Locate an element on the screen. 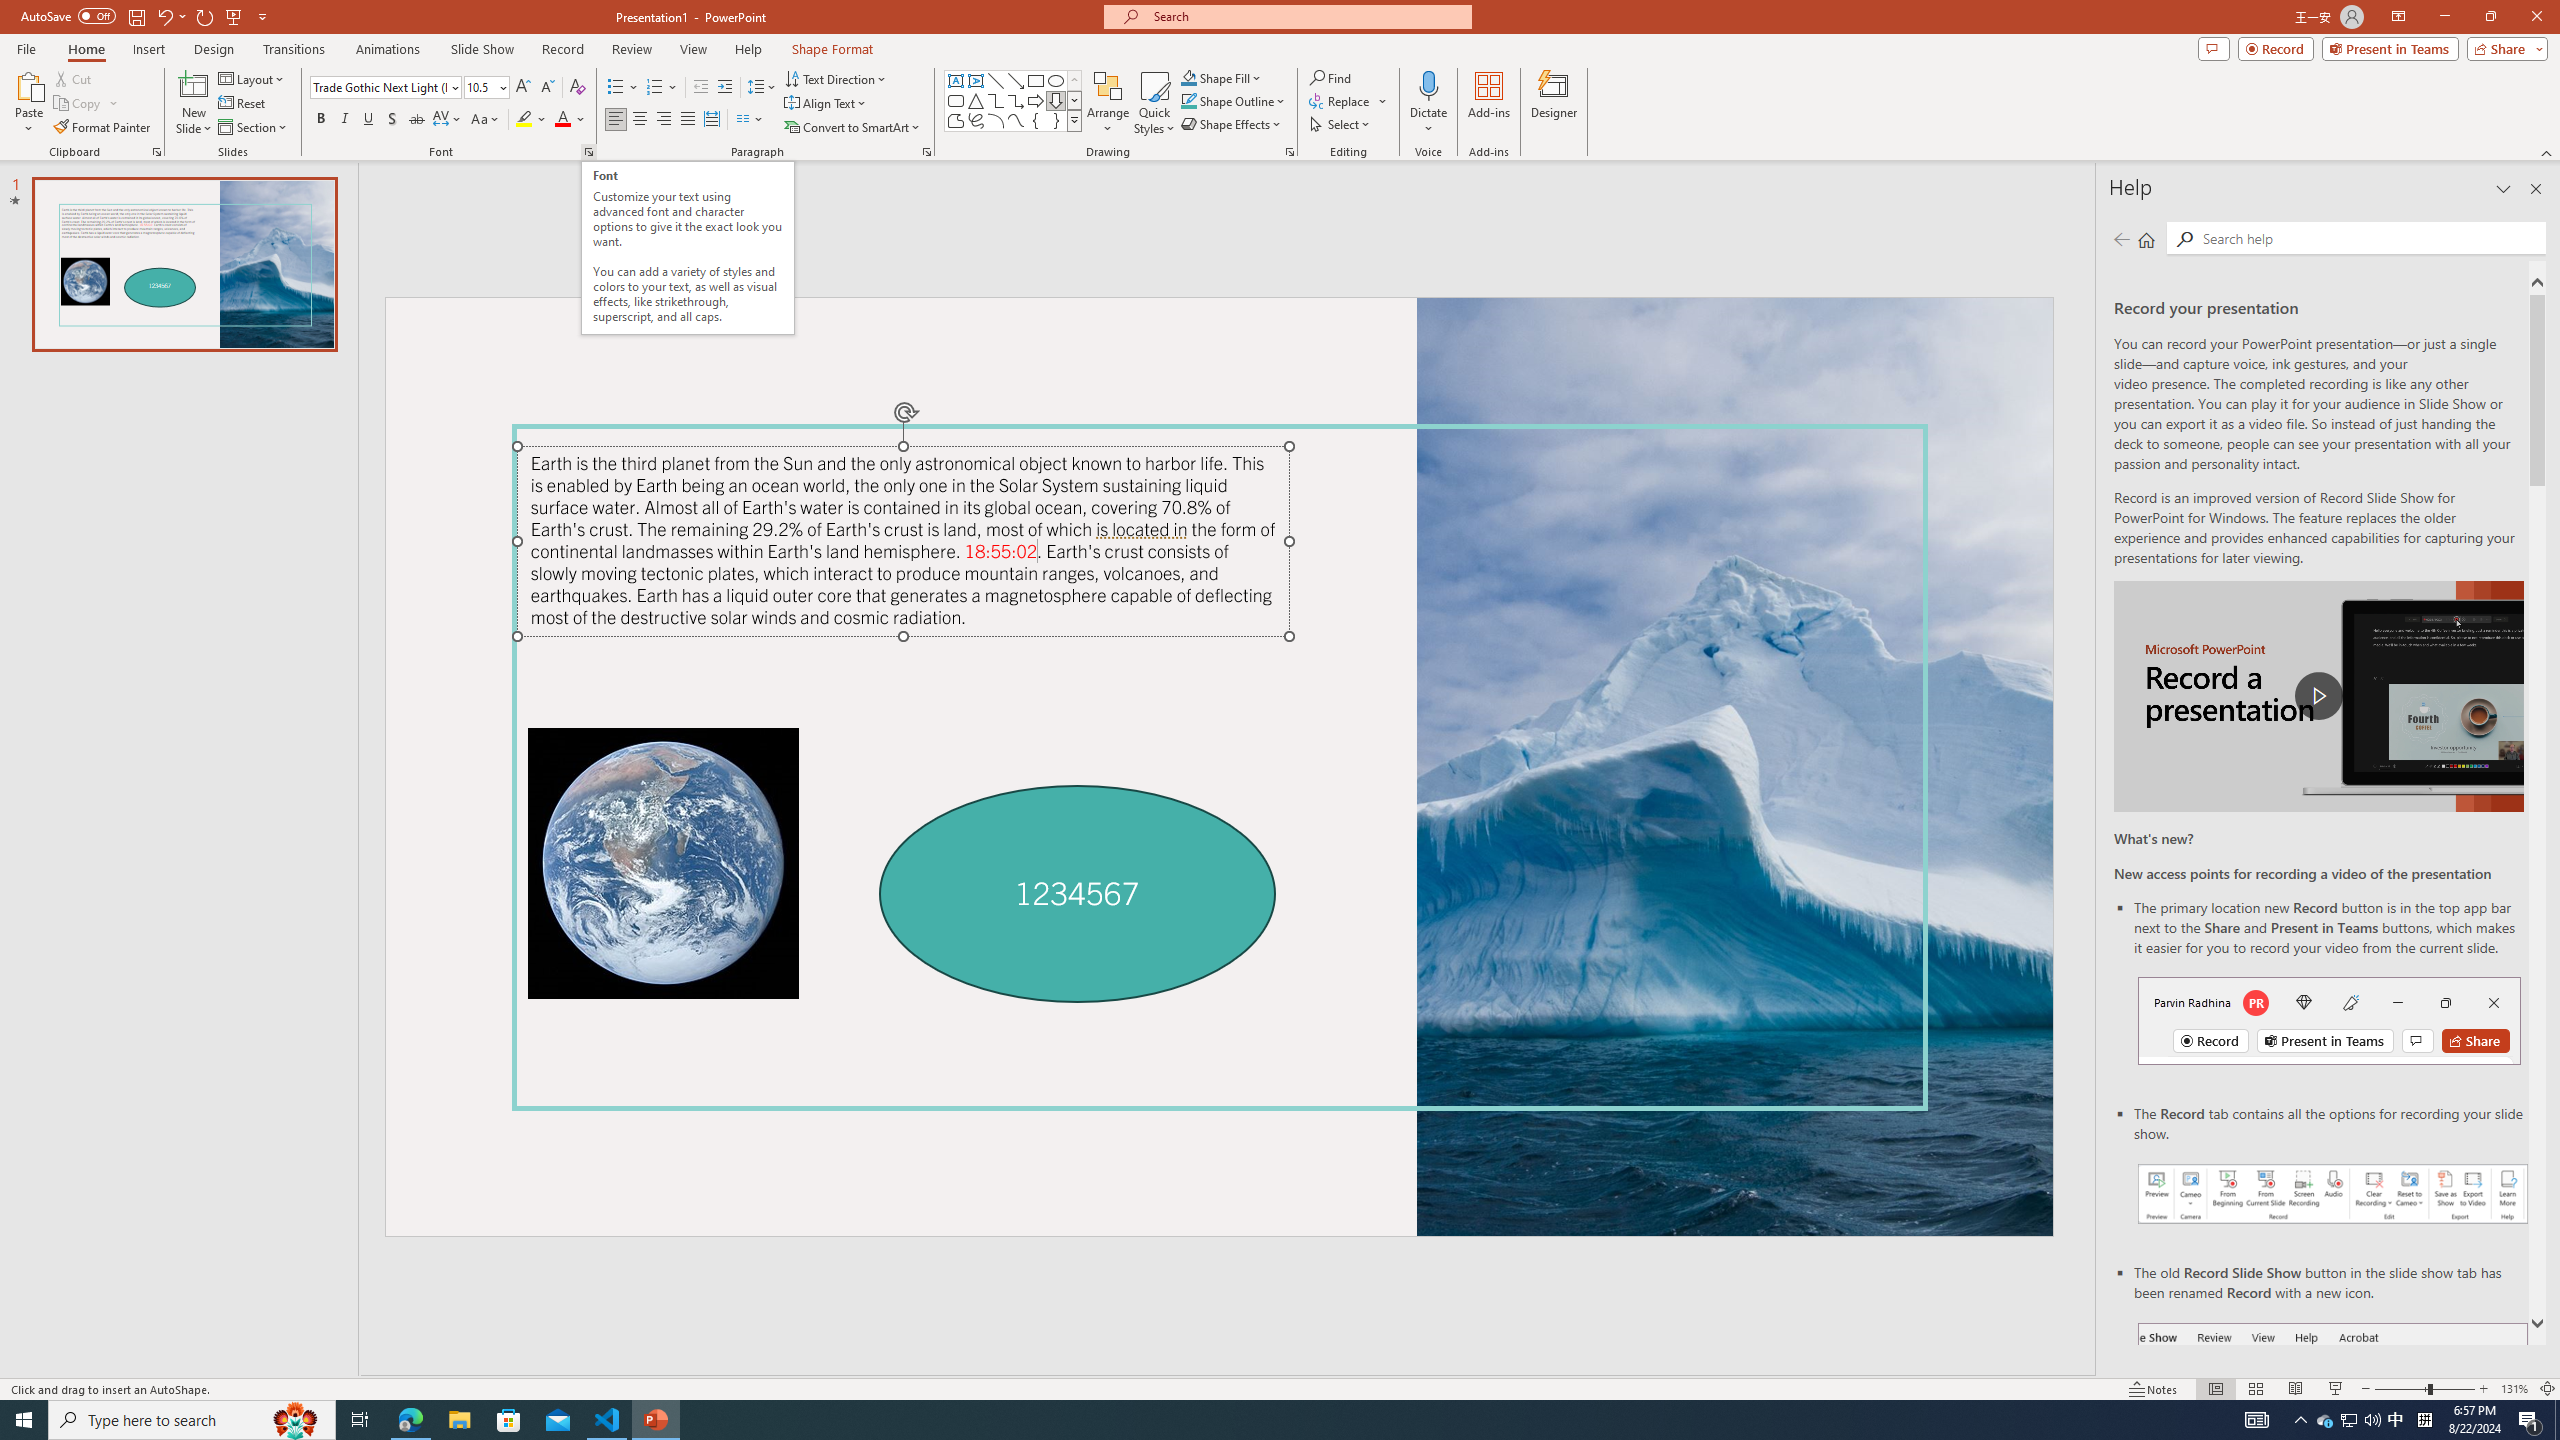 The height and width of the screenshot is (1440, 2560). 'Section' is located at coordinates (253, 127).